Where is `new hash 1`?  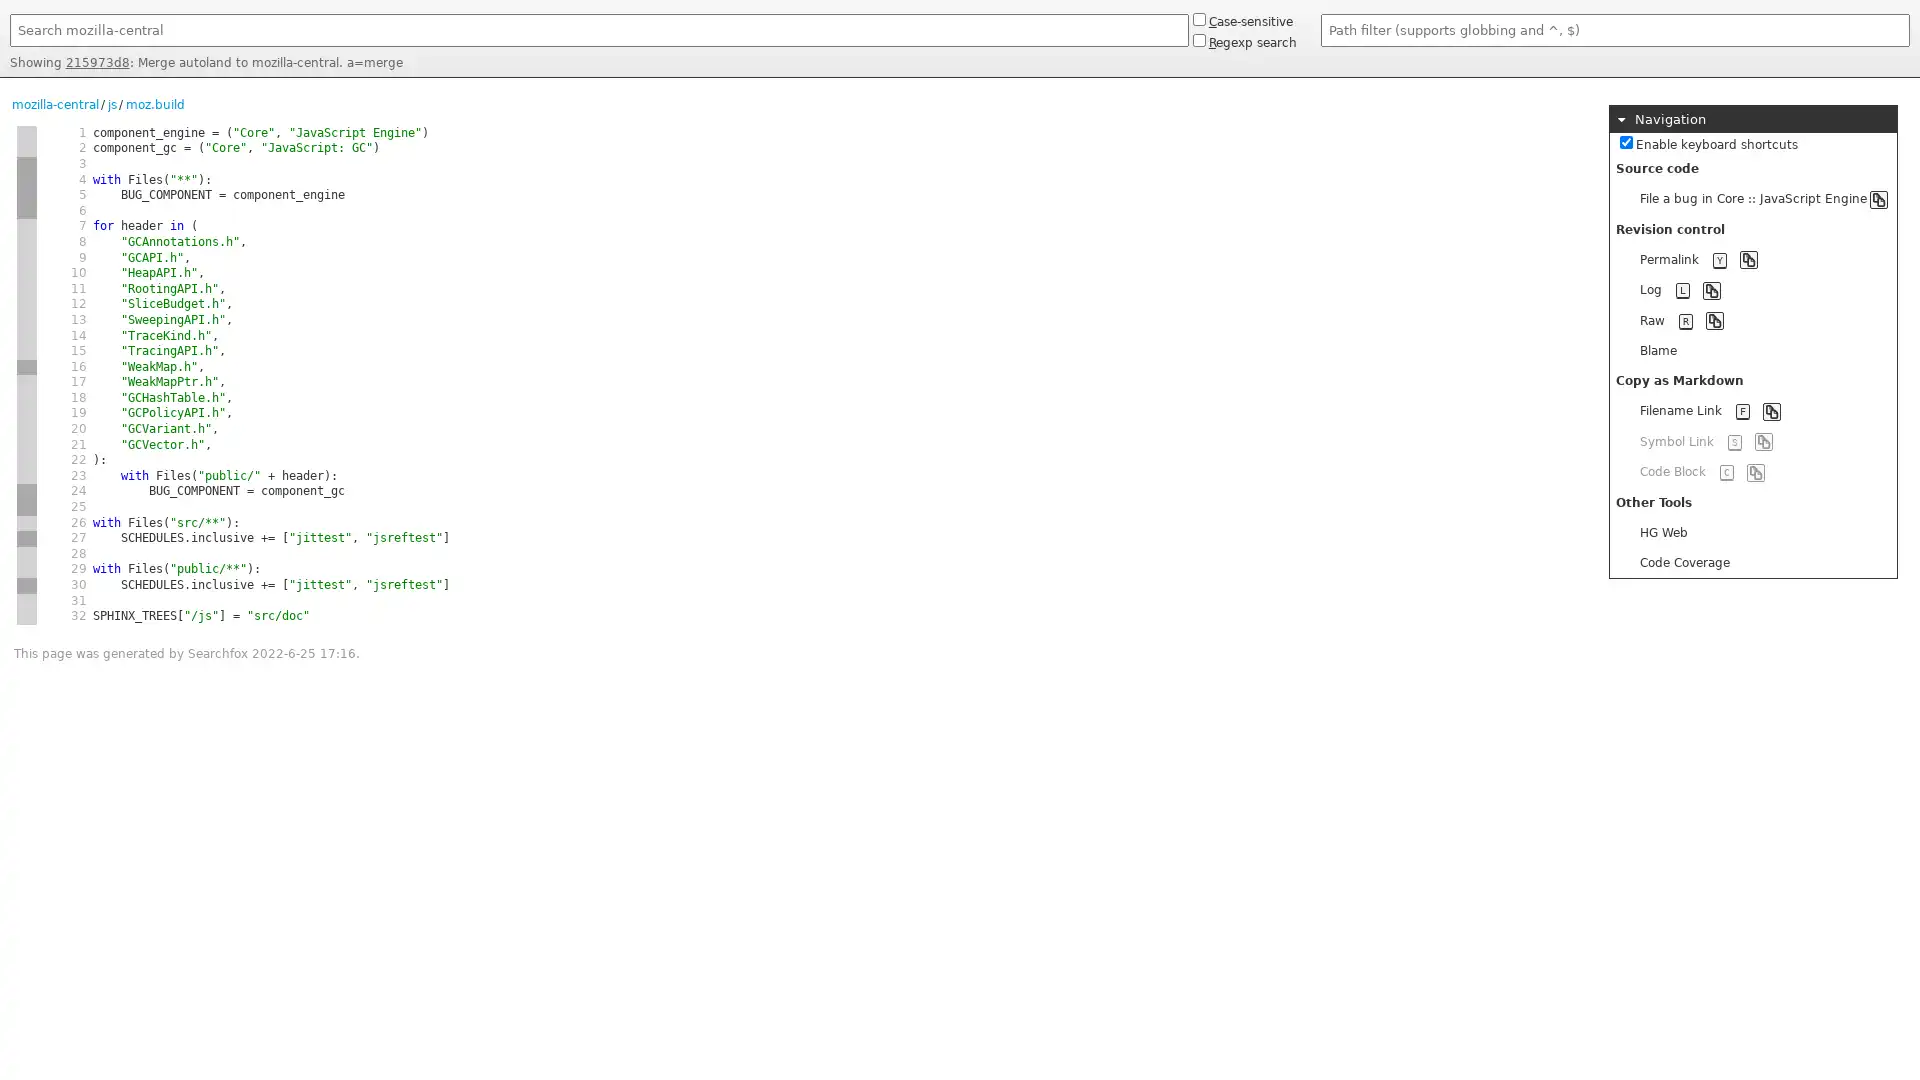 new hash 1 is located at coordinates (27, 382).